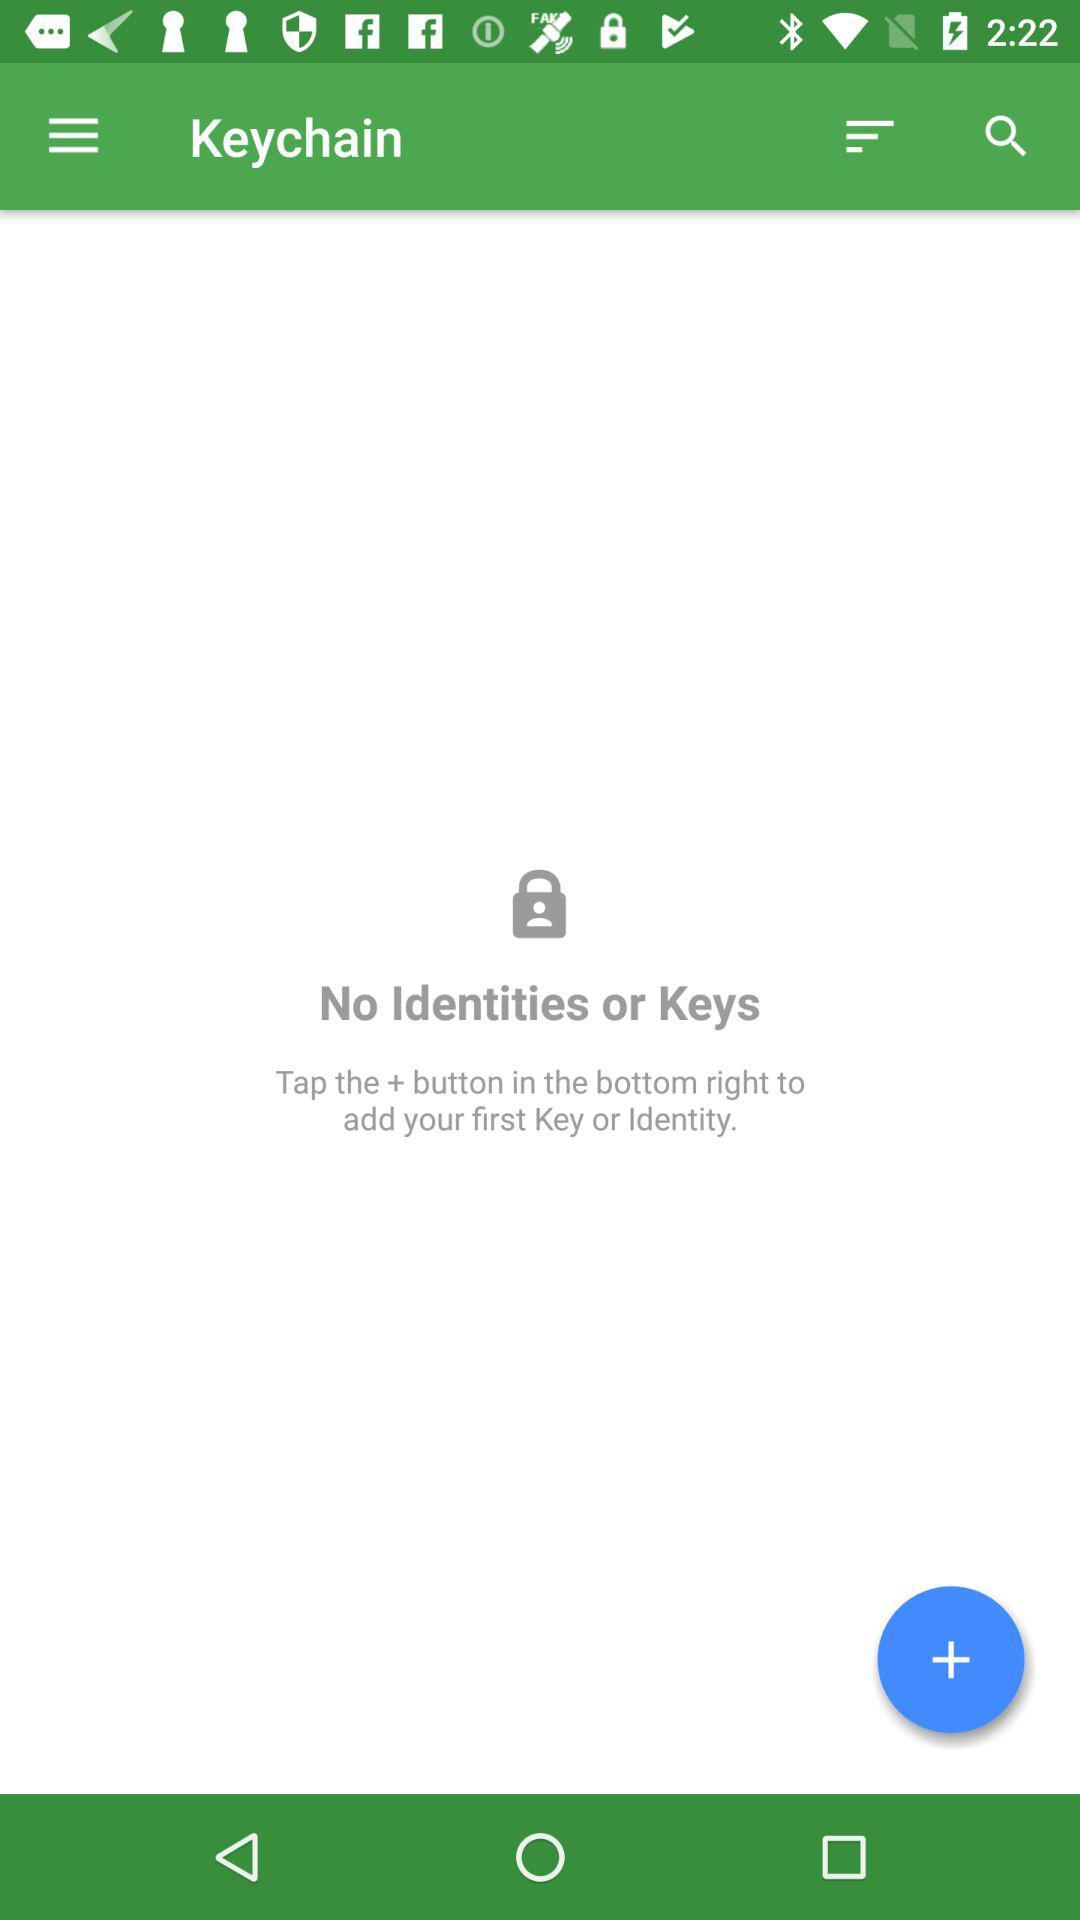  Describe the element at coordinates (950, 1659) in the screenshot. I see `new item` at that location.